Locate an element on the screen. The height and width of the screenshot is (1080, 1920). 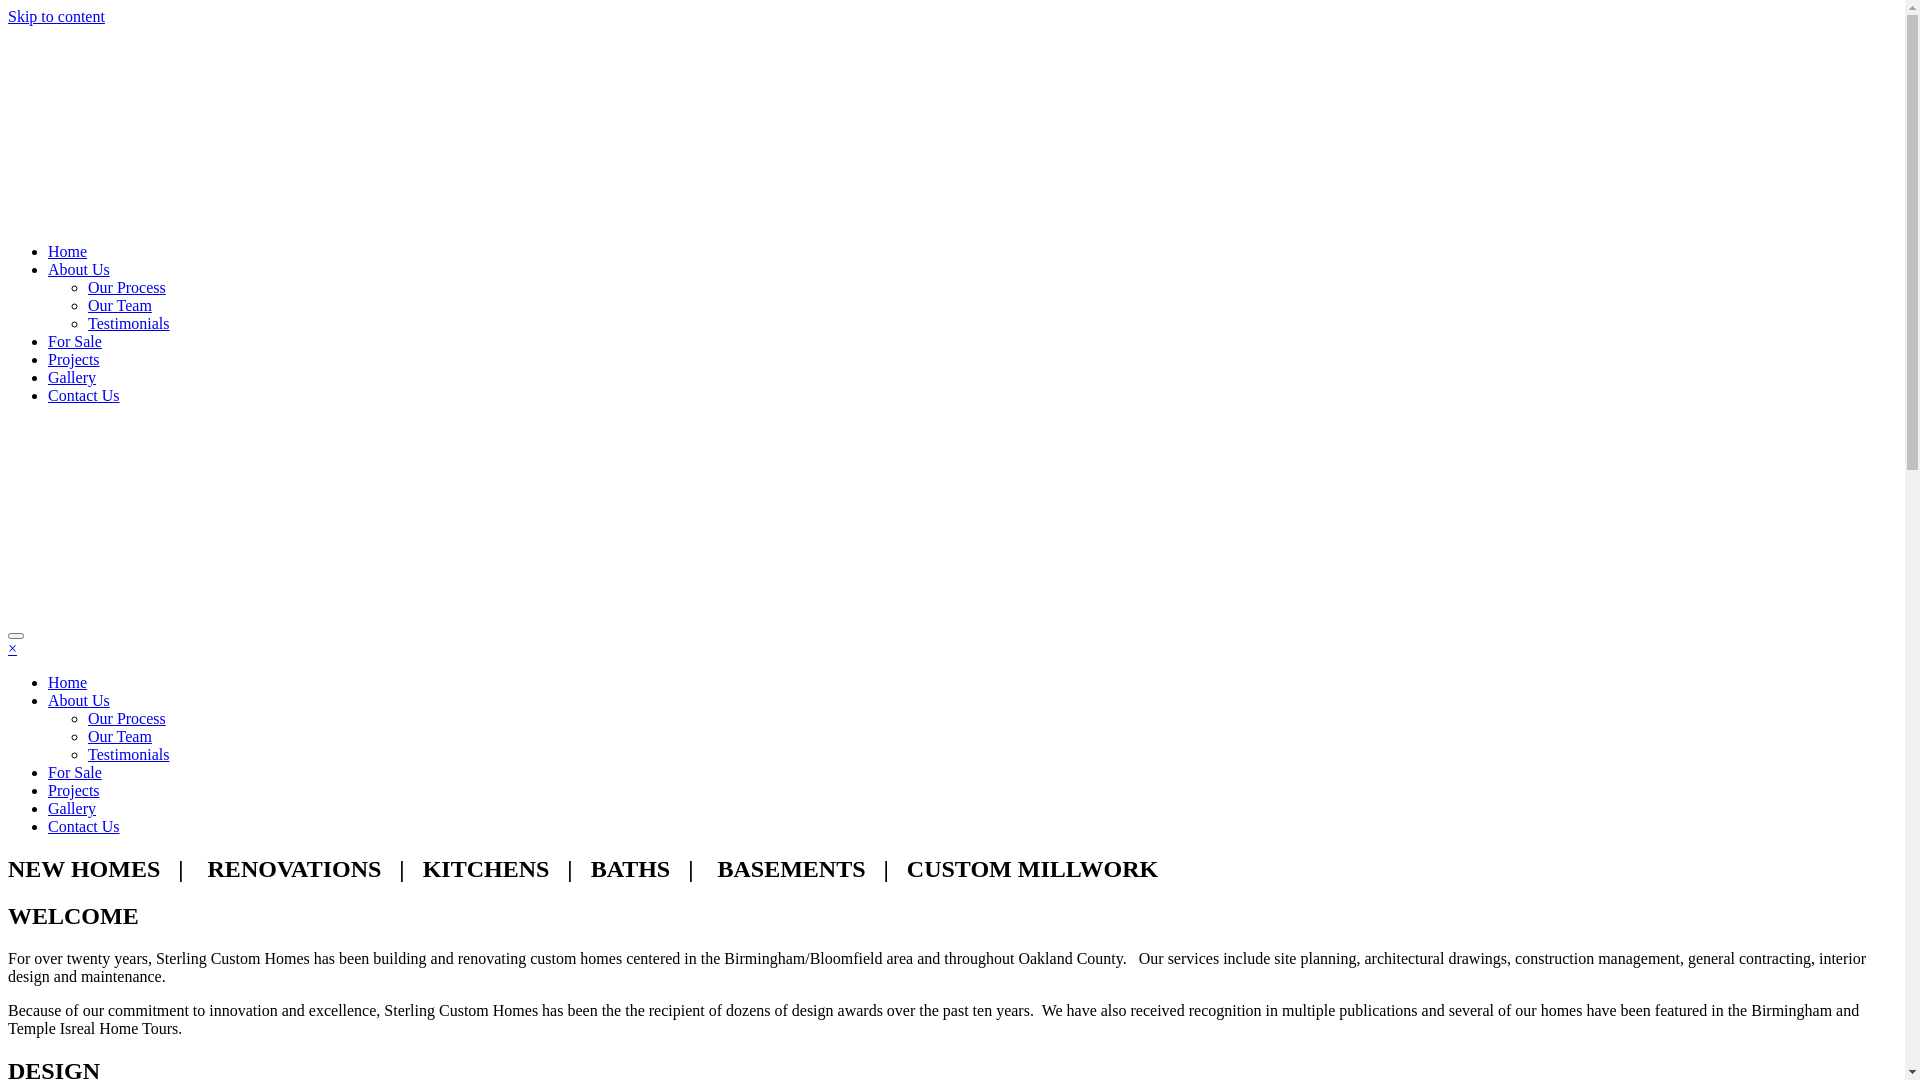
'Gallery' is located at coordinates (72, 807).